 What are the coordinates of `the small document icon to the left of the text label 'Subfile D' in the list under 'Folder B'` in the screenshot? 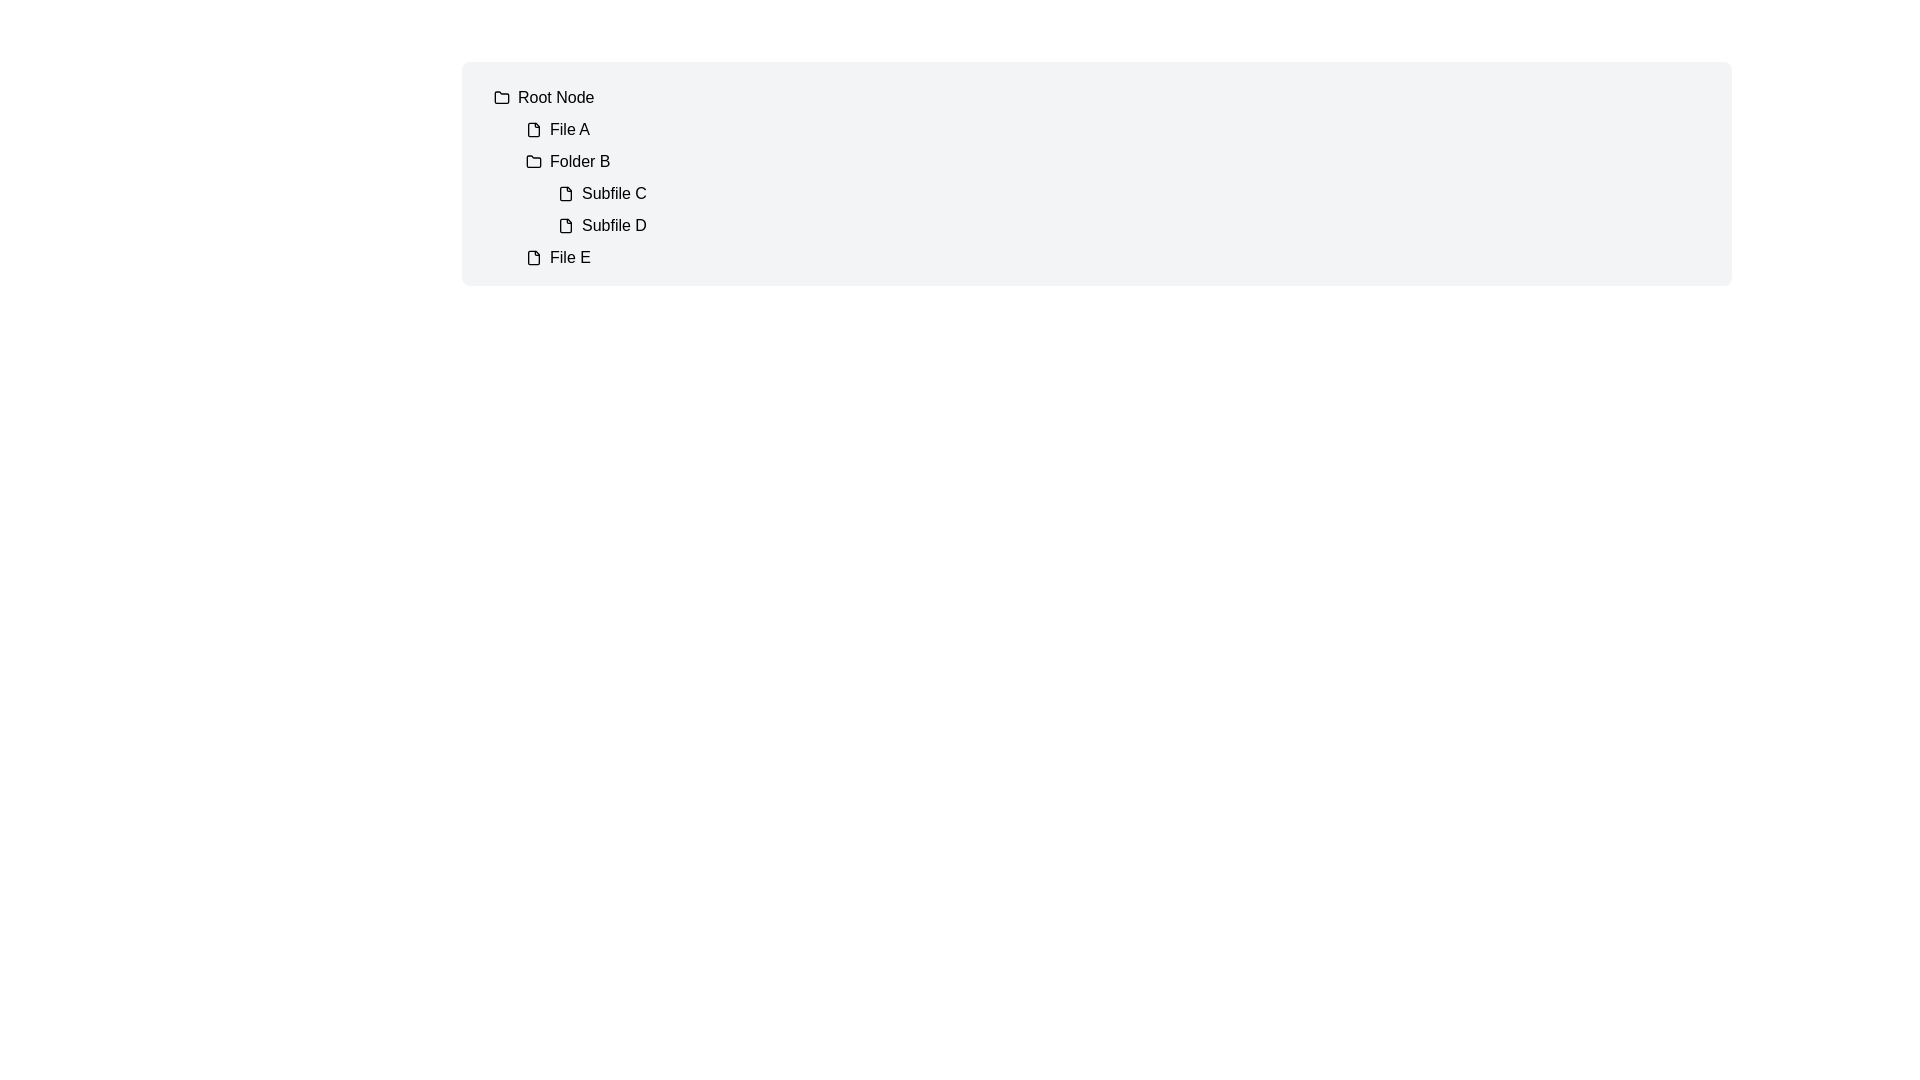 It's located at (565, 225).